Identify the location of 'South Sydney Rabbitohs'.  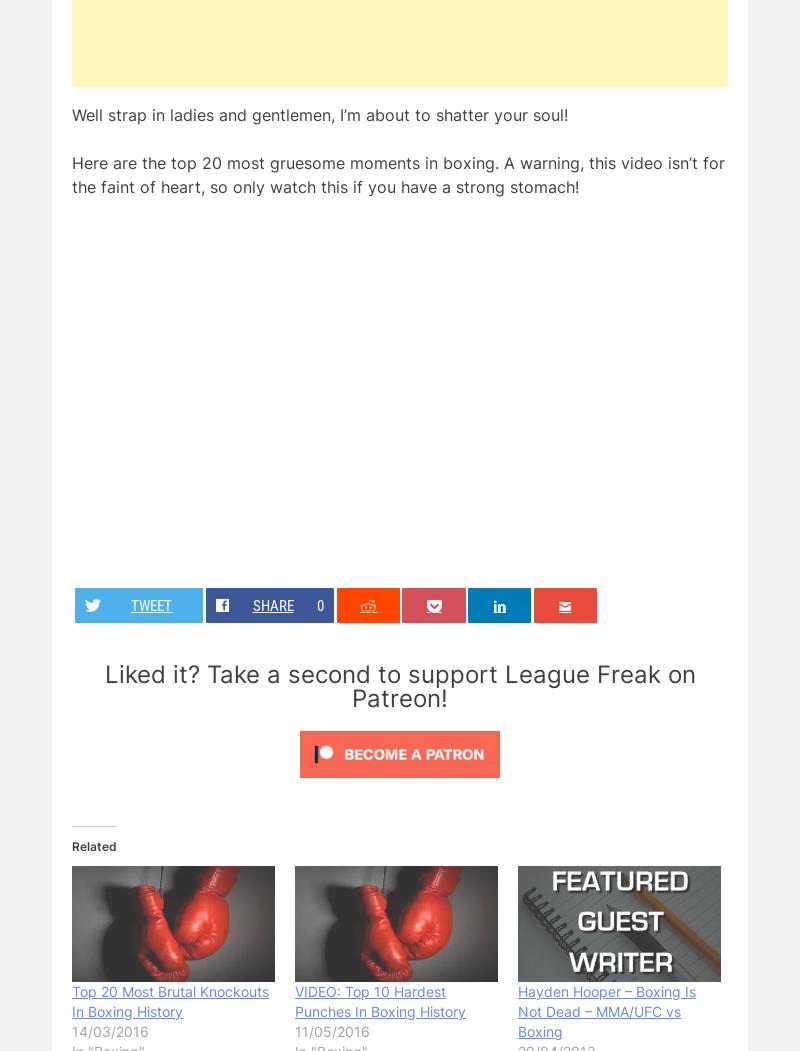
(508, 288).